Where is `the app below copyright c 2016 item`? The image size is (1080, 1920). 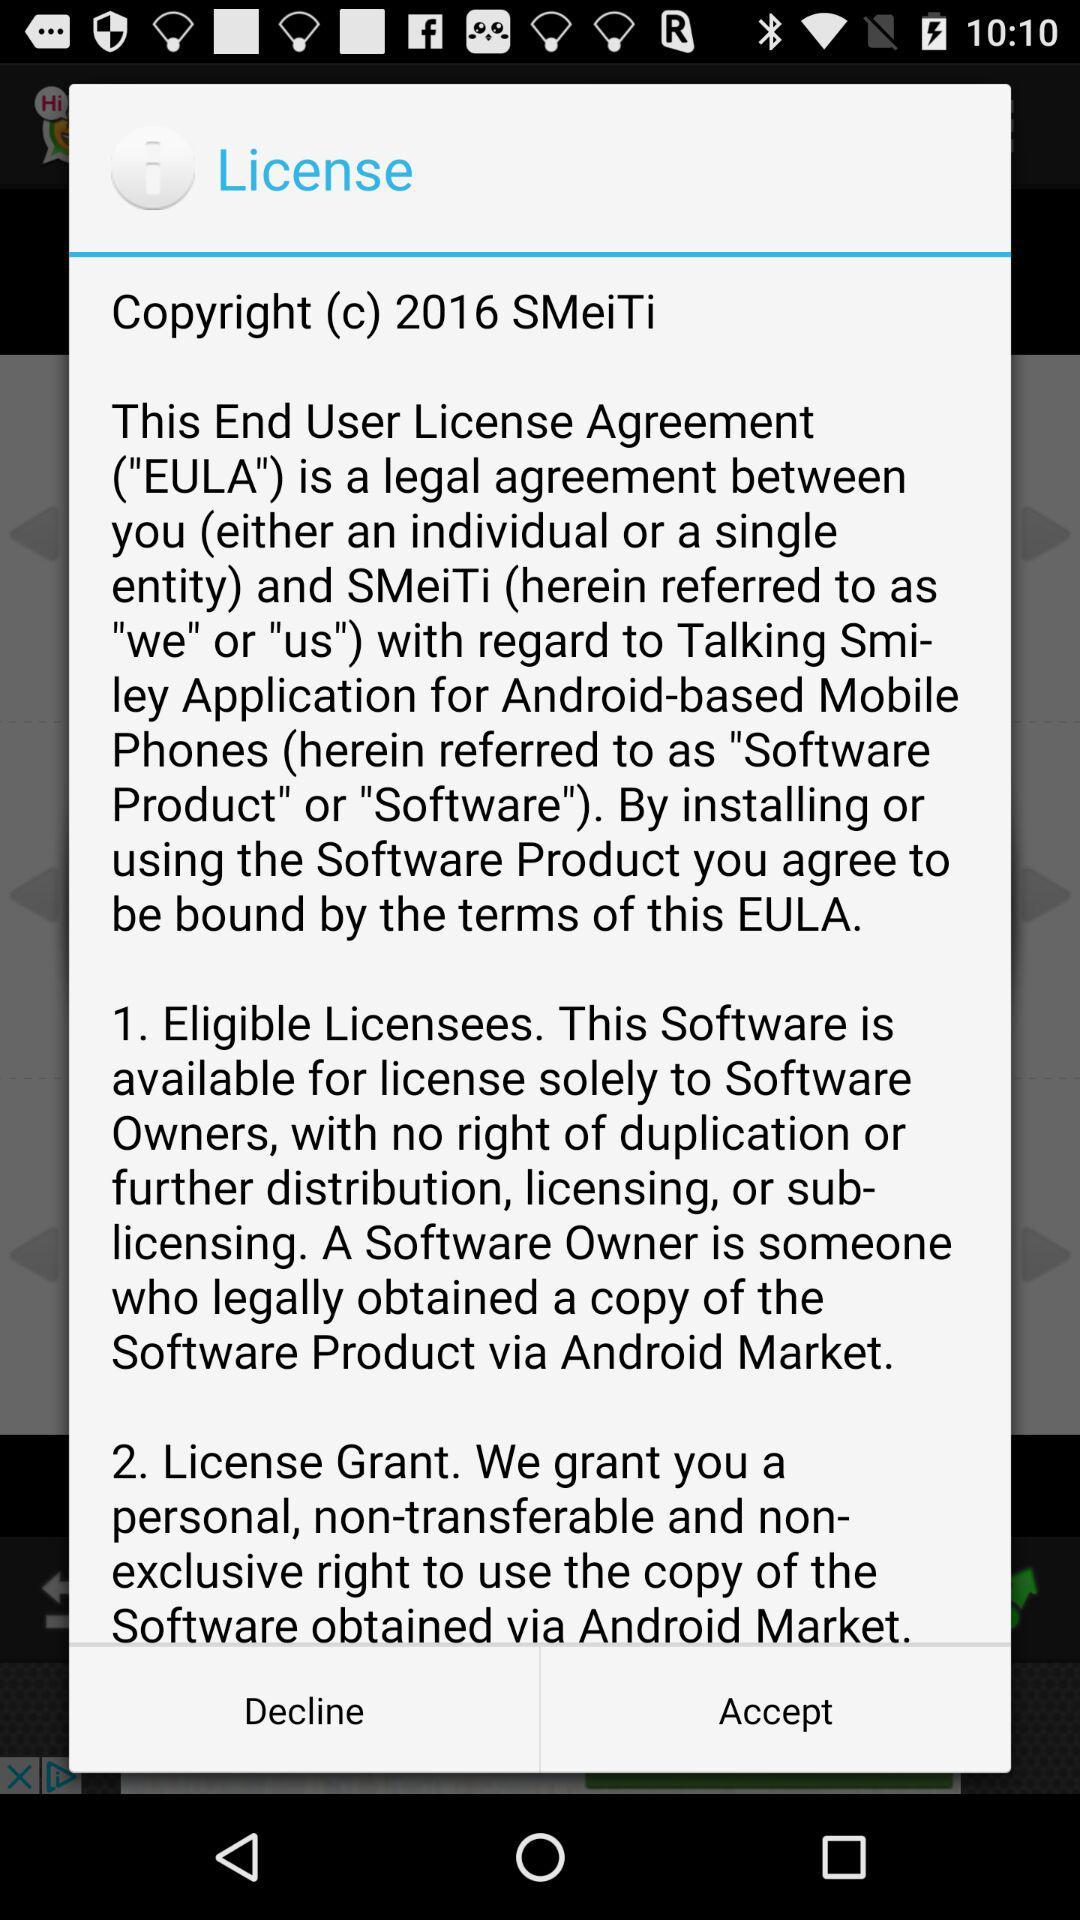
the app below copyright c 2016 item is located at coordinates (304, 1708).